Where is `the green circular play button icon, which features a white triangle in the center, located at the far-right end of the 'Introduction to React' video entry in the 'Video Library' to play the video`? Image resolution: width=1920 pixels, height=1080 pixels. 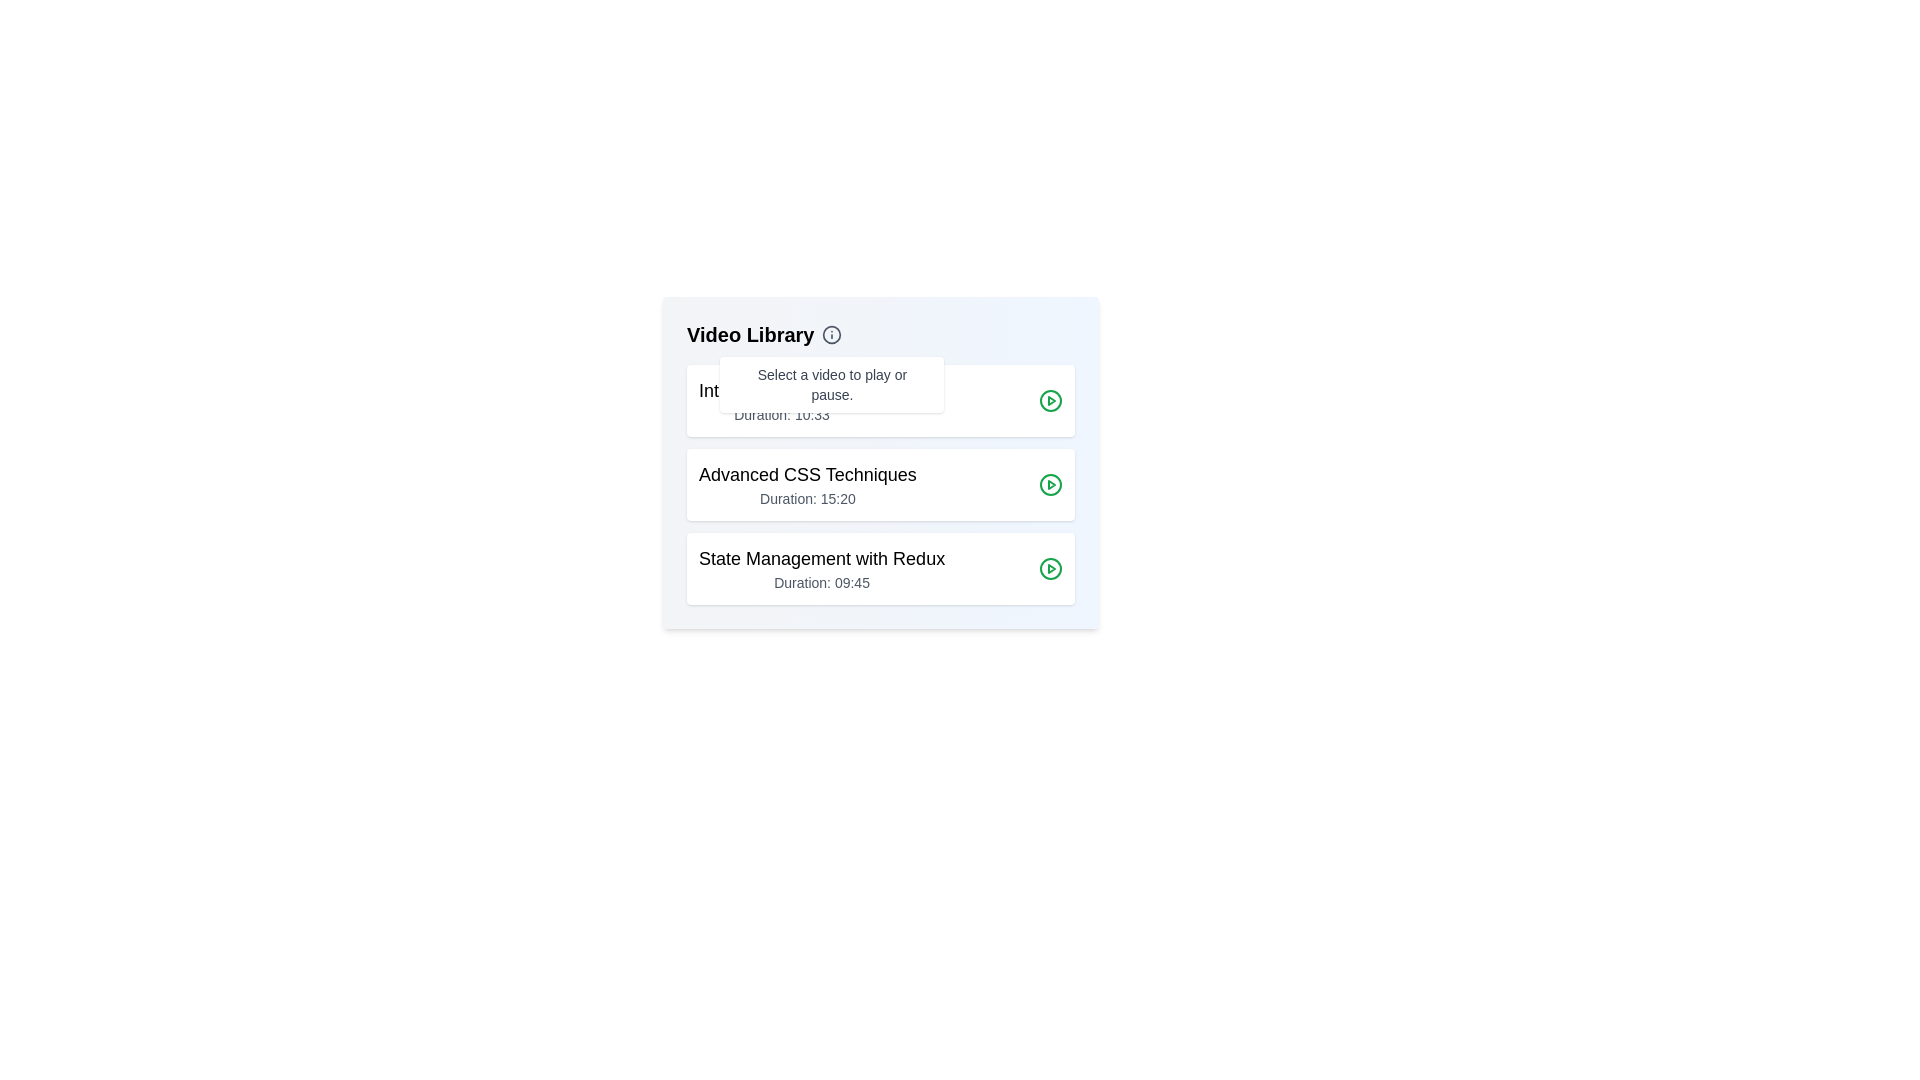 the green circular play button icon, which features a white triangle in the center, located at the far-right end of the 'Introduction to React' video entry in the 'Video Library' to play the video is located at coordinates (1050, 401).